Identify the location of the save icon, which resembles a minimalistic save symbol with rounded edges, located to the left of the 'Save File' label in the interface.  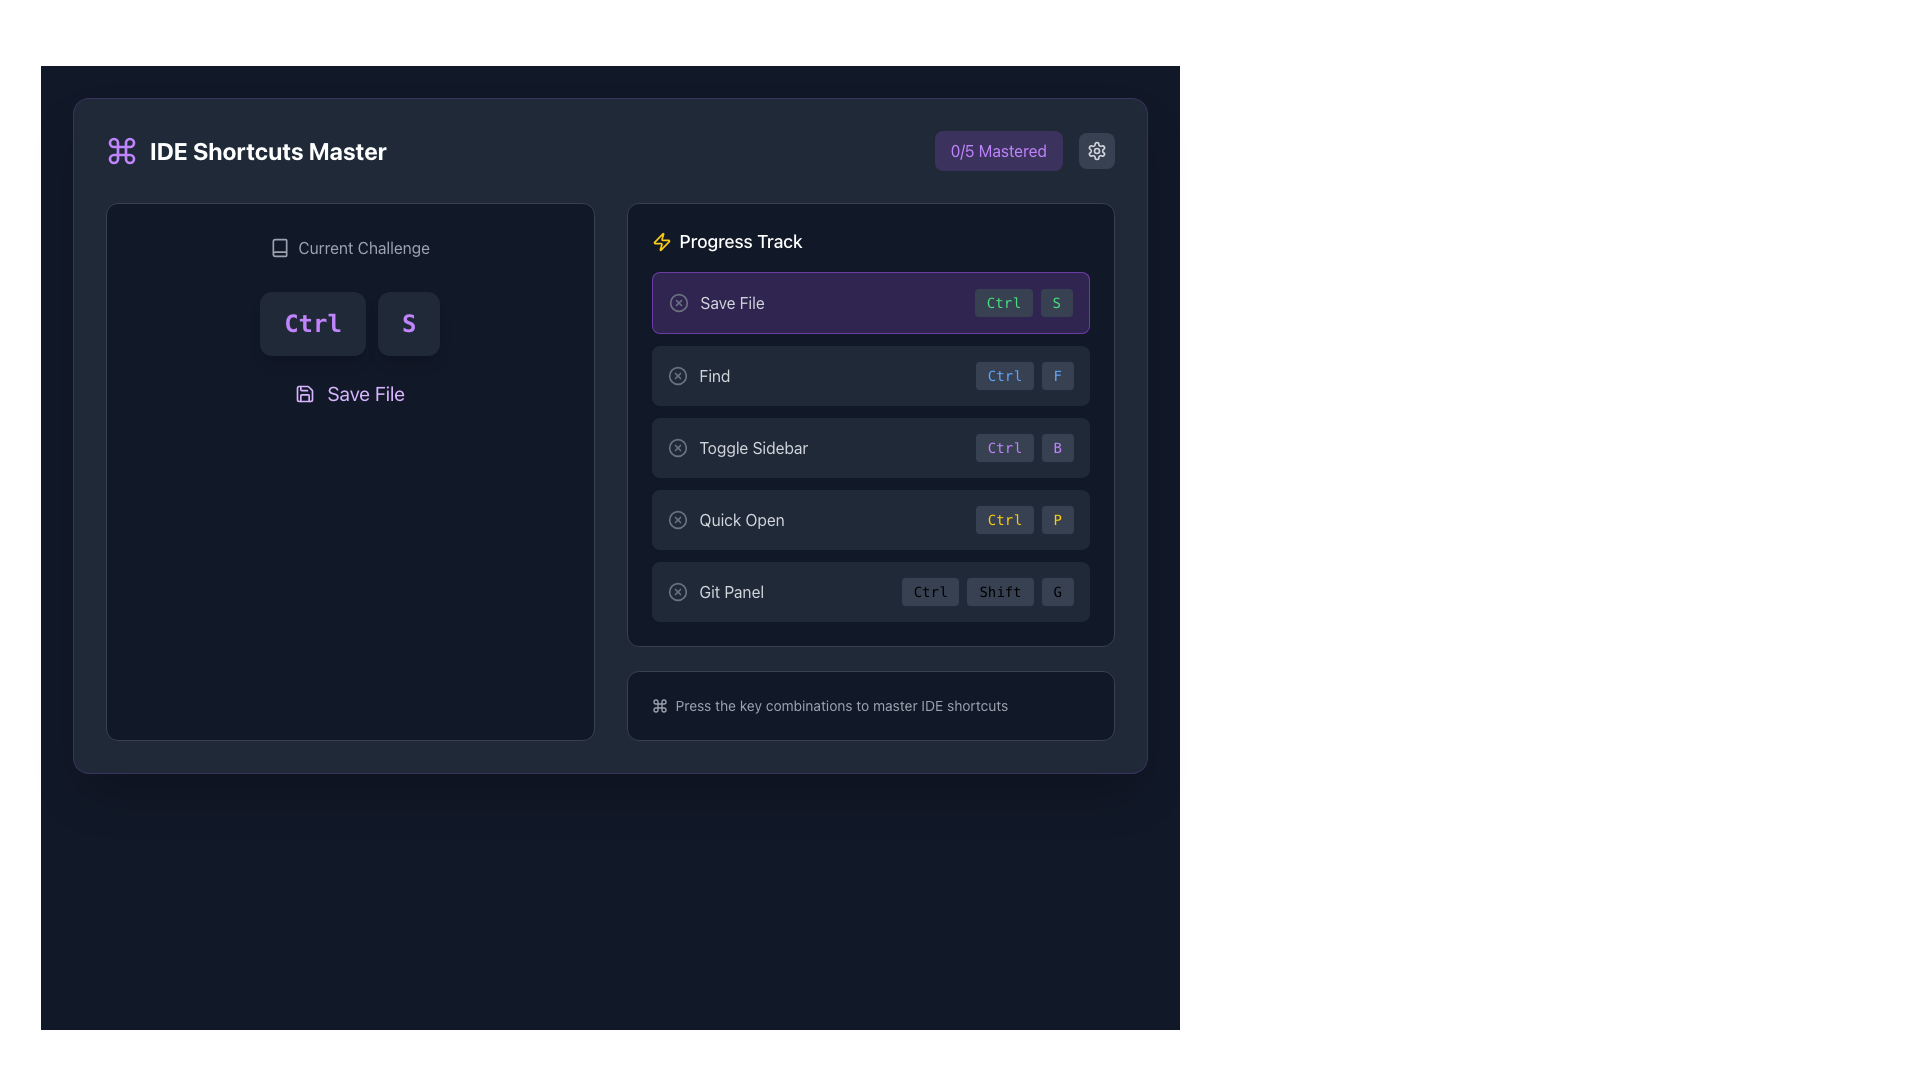
(304, 393).